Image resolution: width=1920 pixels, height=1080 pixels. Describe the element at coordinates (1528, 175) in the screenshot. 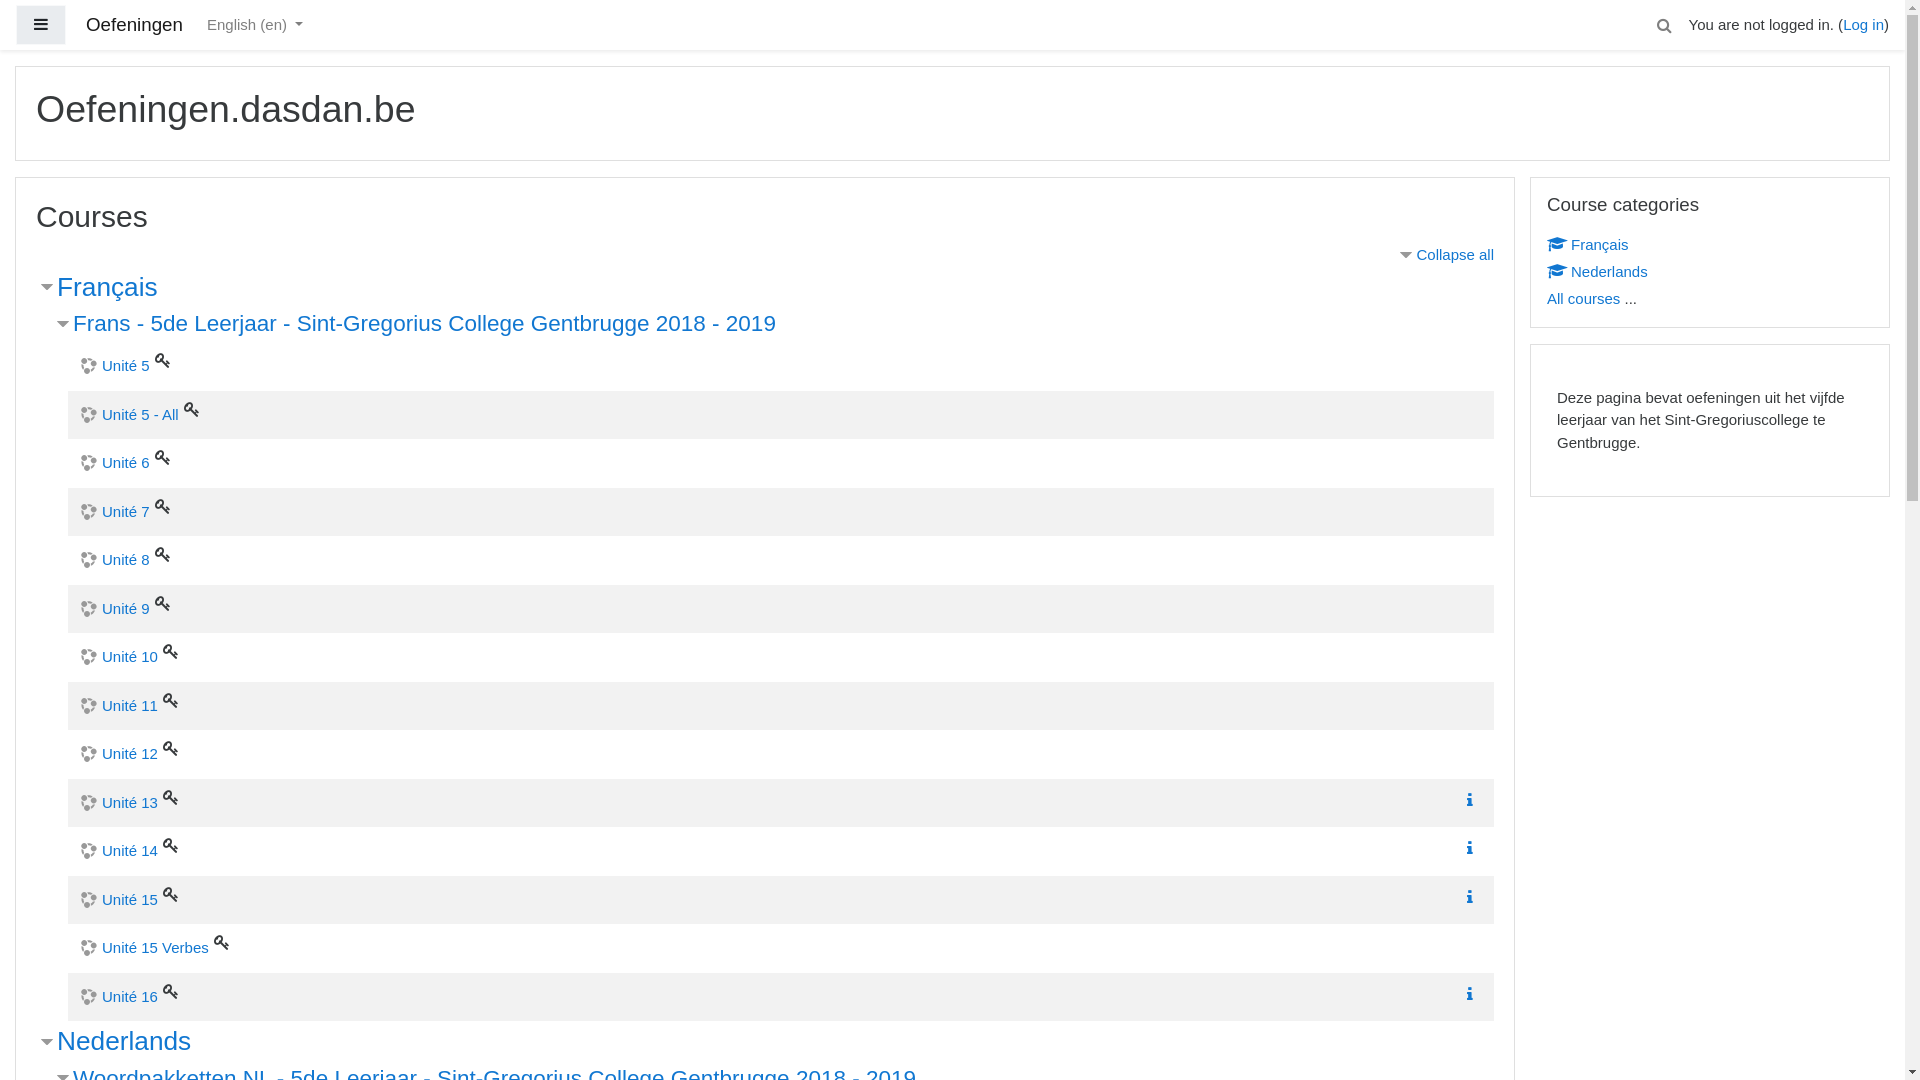

I see `'Skip Course categories'` at that location.